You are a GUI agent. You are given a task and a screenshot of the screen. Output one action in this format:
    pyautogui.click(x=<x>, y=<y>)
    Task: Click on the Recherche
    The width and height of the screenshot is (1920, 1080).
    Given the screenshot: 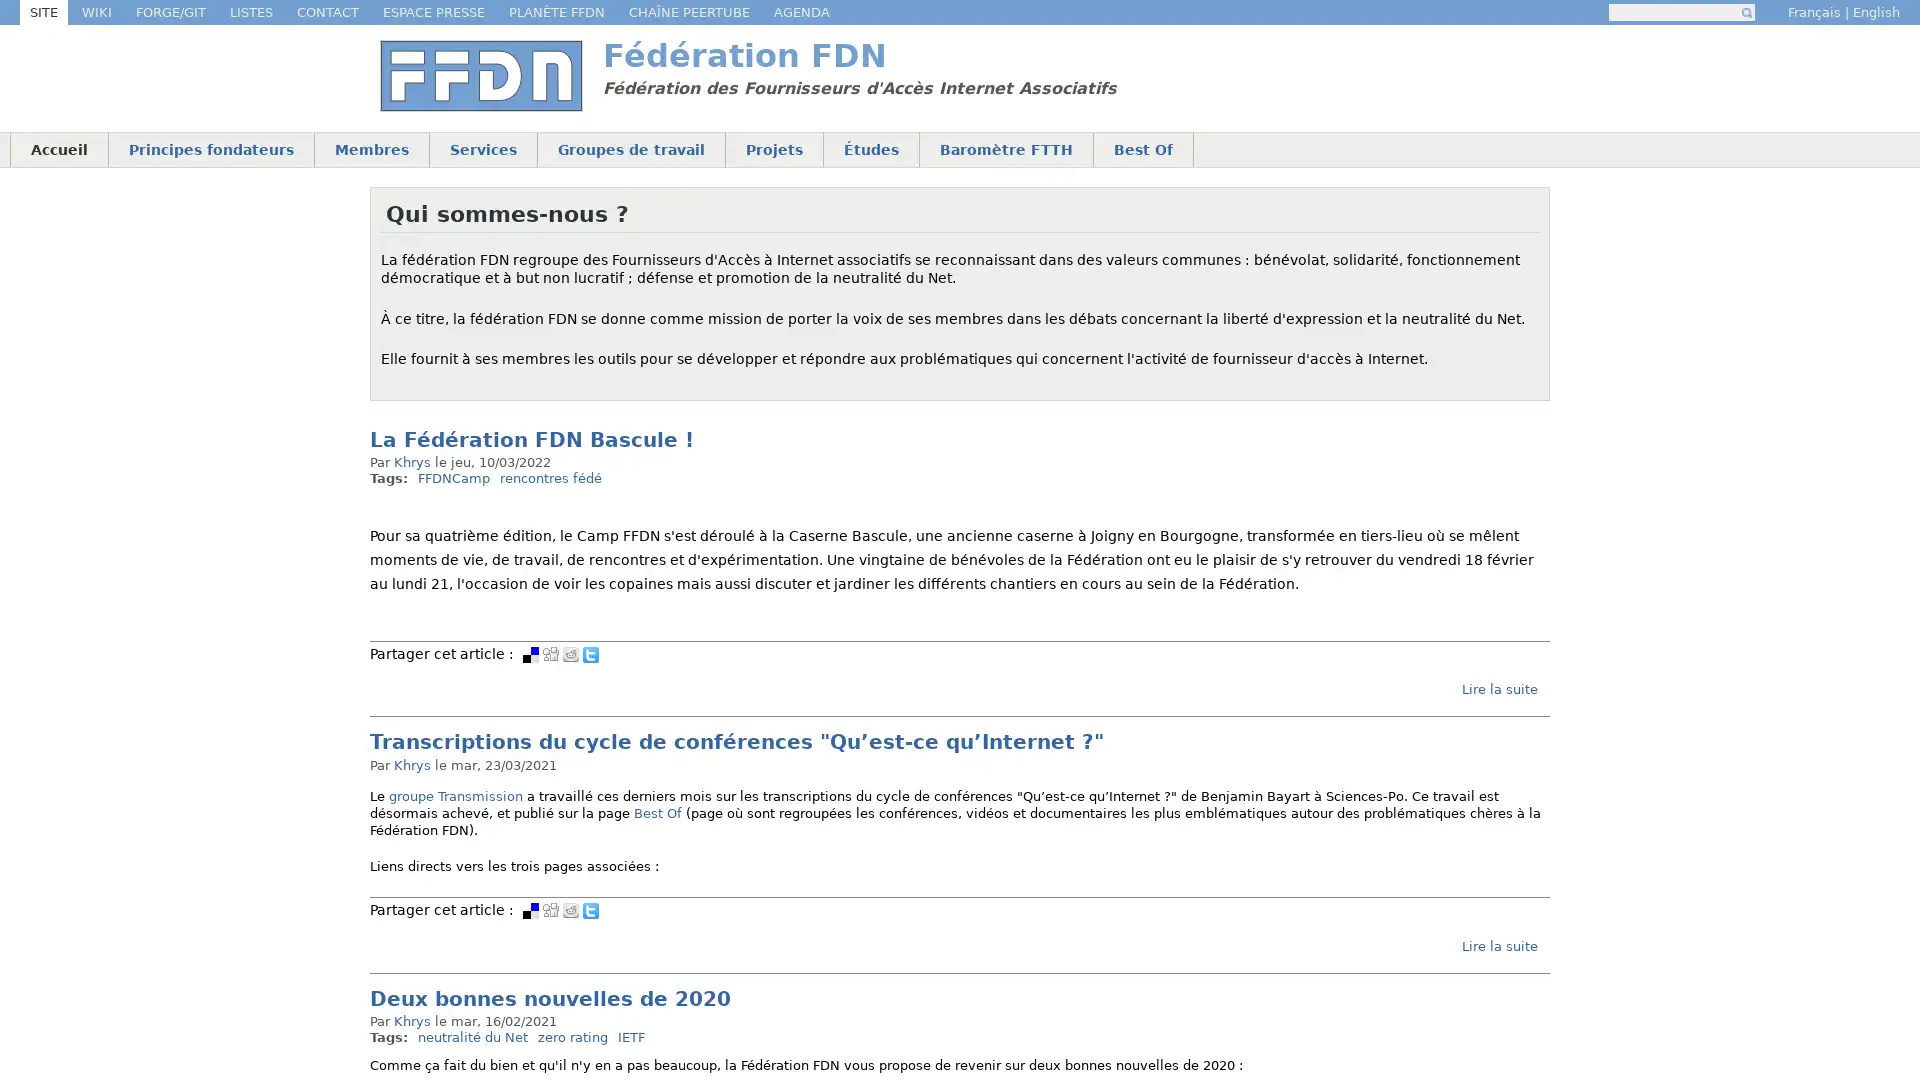 What is the action you would take?
    pyautogui.click(x=1745, y=12)
    